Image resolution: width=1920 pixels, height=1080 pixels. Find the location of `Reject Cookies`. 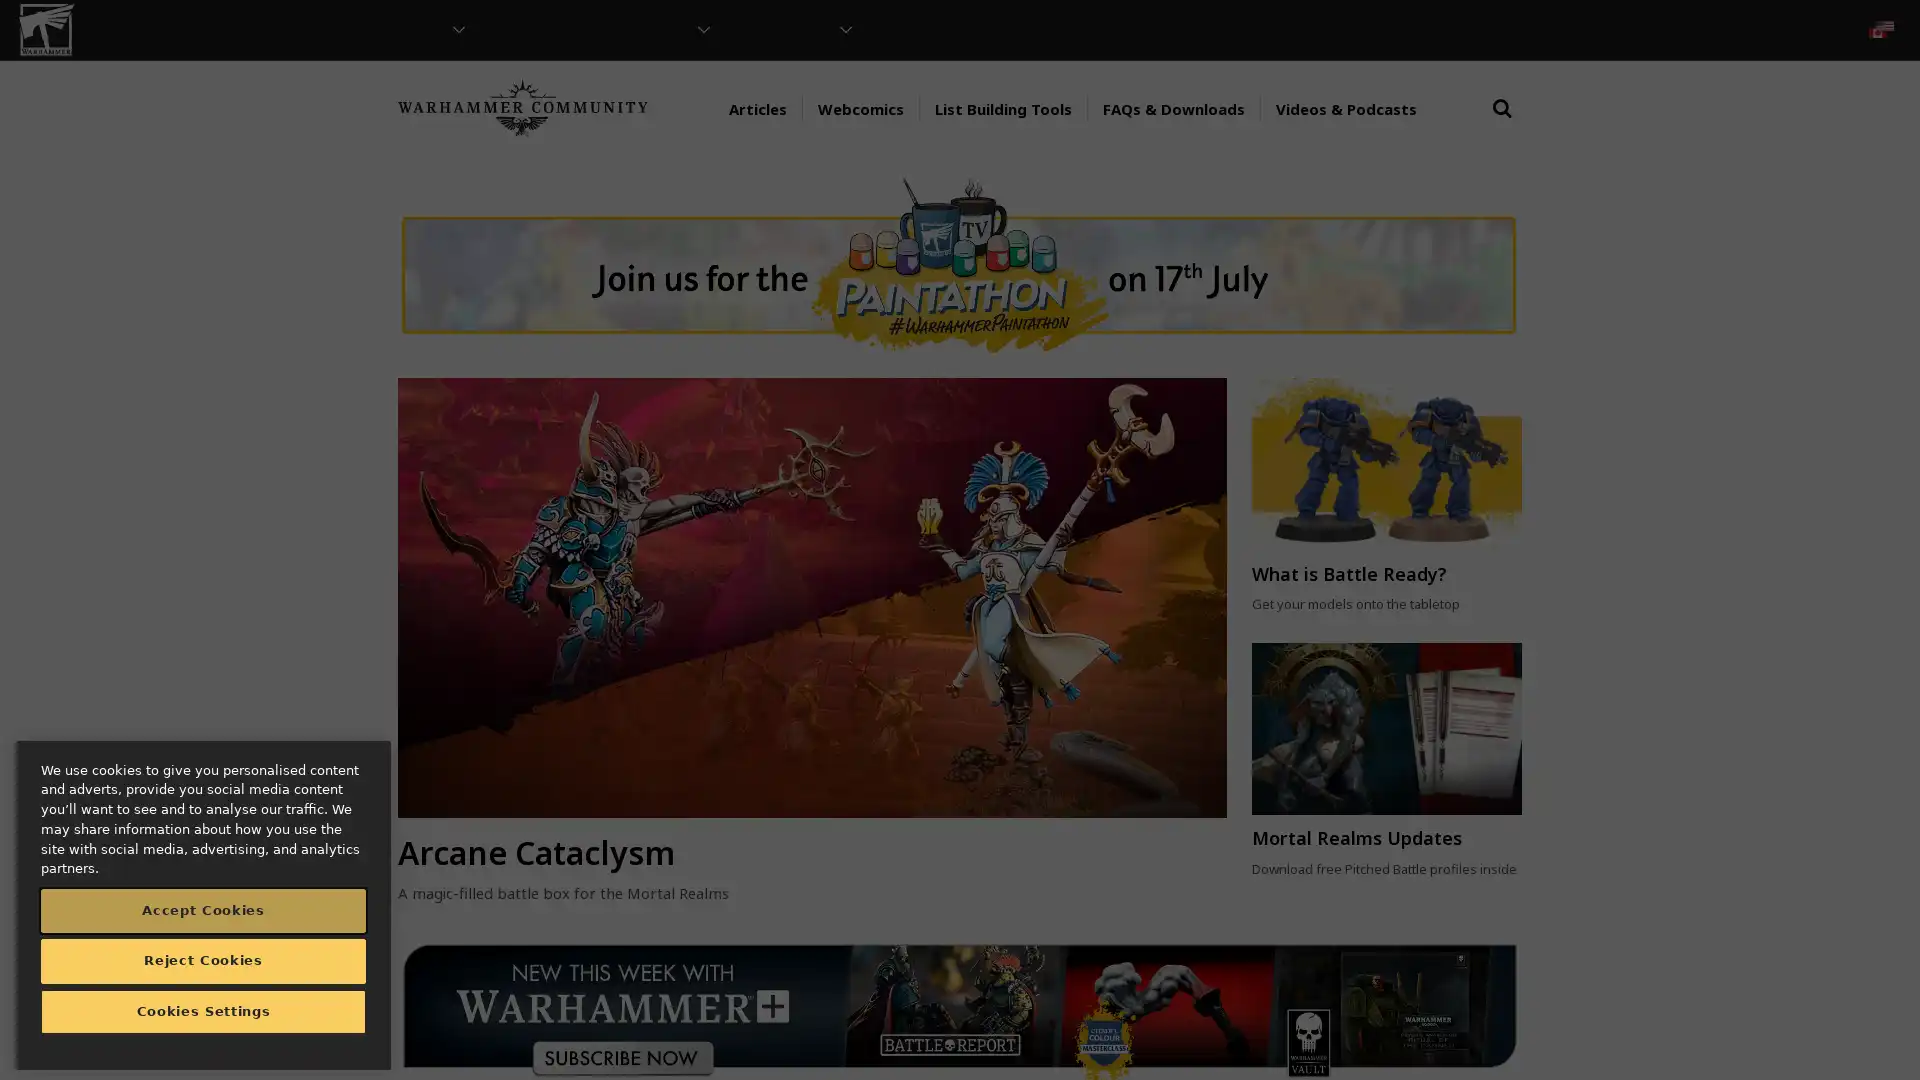

Reject Cookies is located at coordinates (203, 959).